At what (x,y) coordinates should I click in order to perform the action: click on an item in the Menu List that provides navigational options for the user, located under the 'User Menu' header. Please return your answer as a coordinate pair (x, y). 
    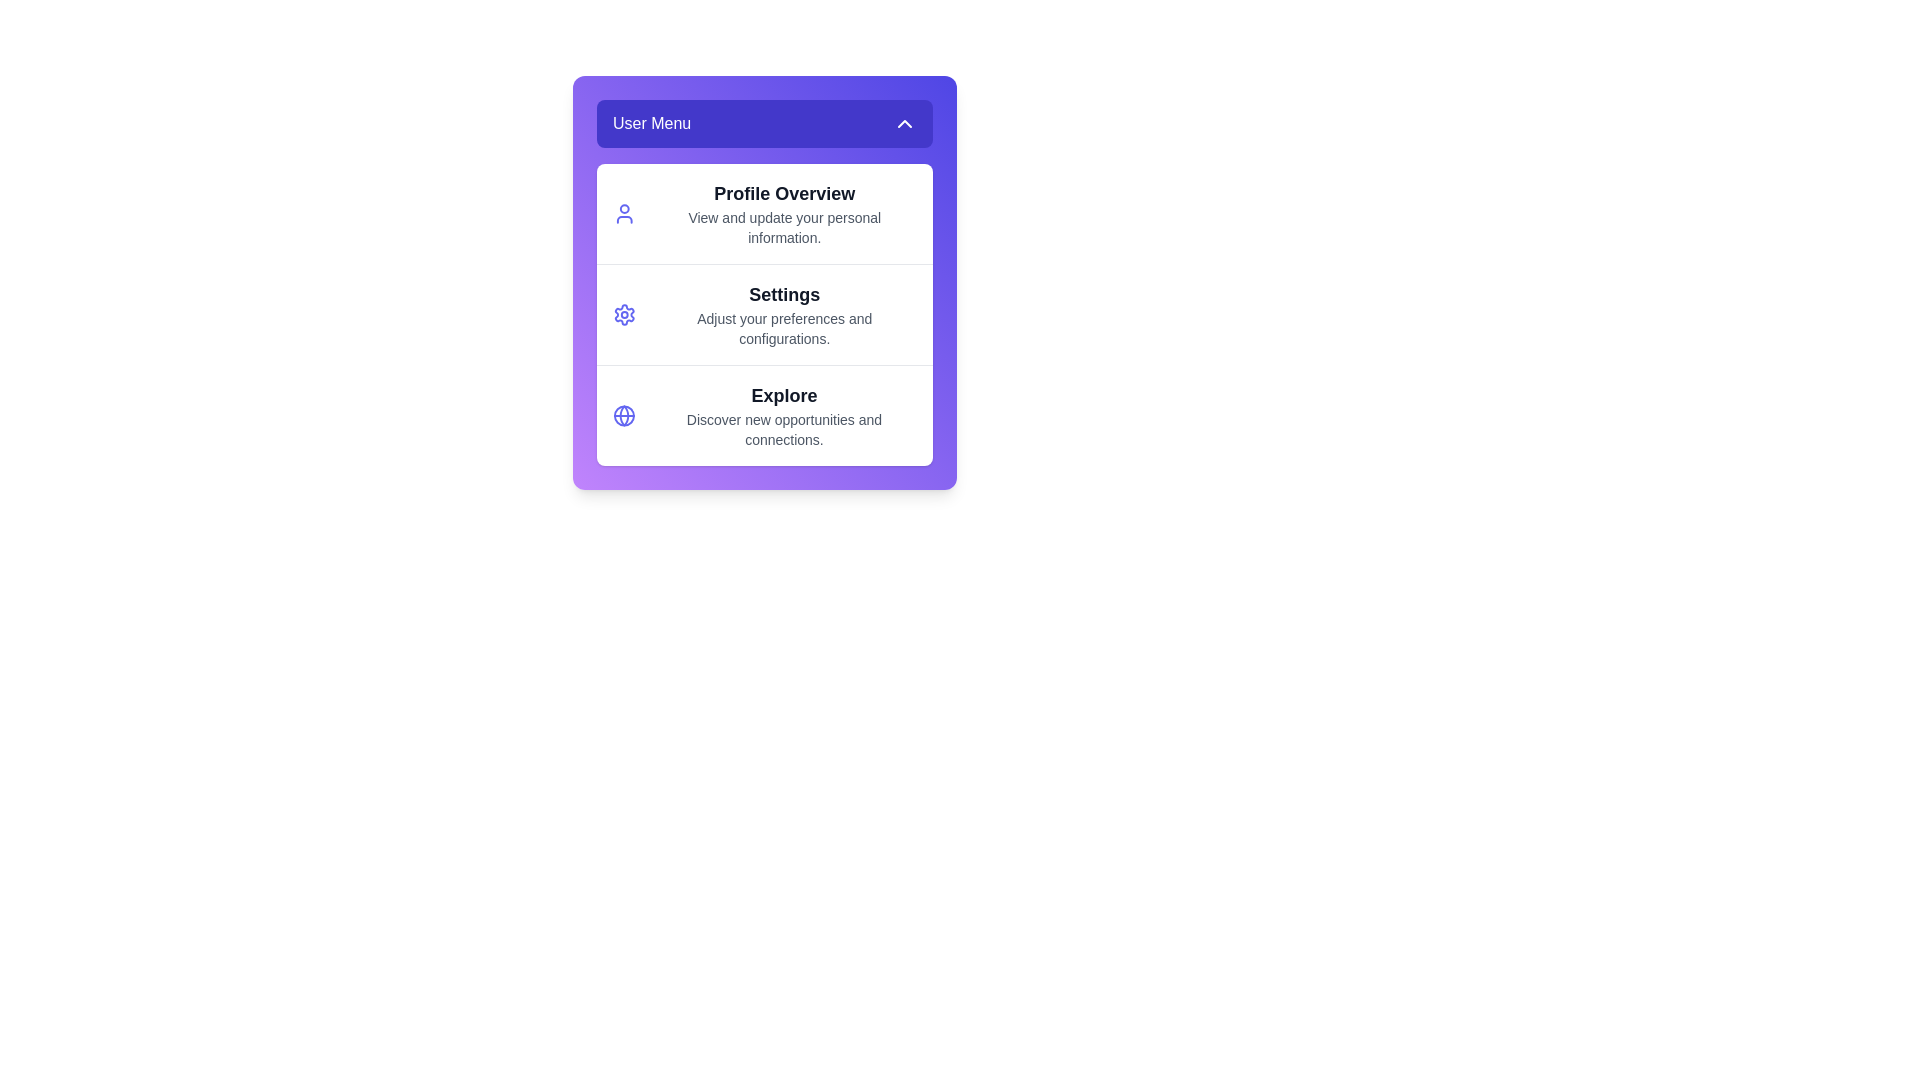
    Looking at the image, I should click on (763, 315).